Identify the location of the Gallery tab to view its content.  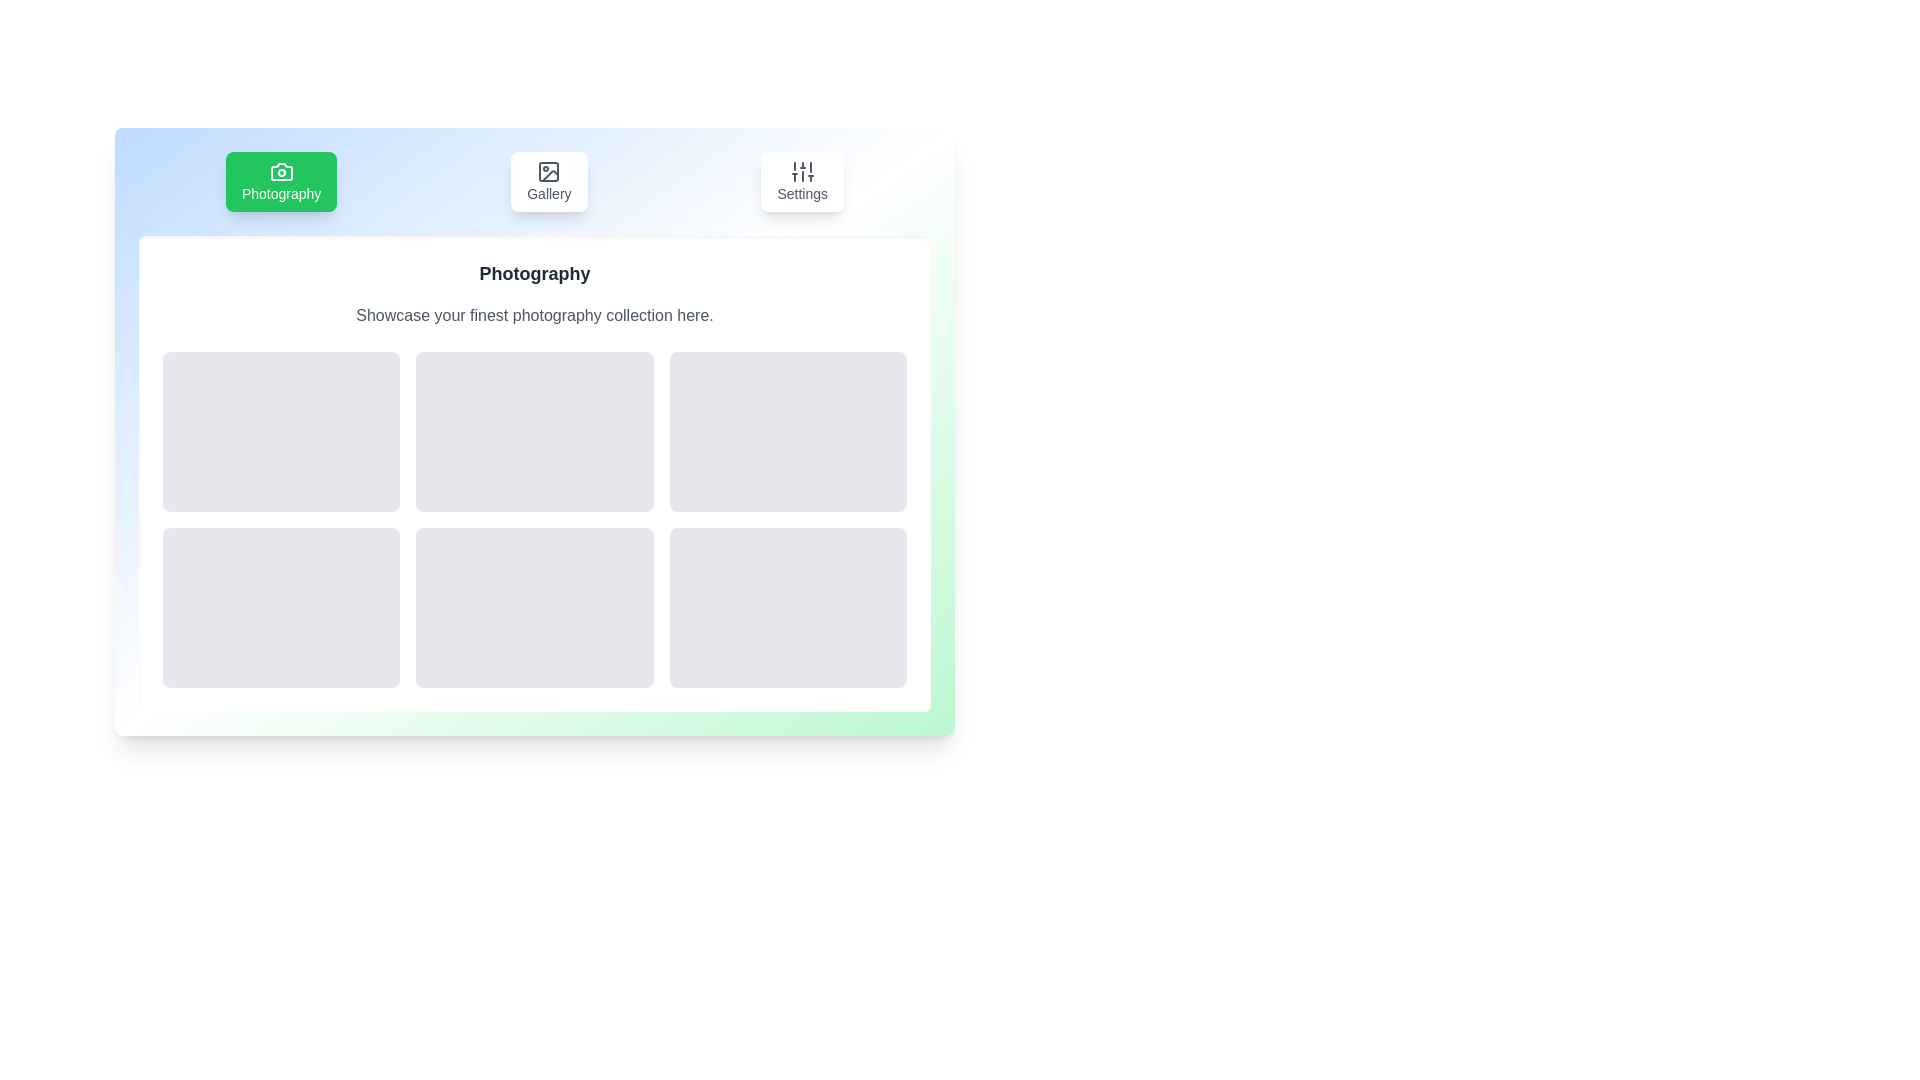
(548, 181).